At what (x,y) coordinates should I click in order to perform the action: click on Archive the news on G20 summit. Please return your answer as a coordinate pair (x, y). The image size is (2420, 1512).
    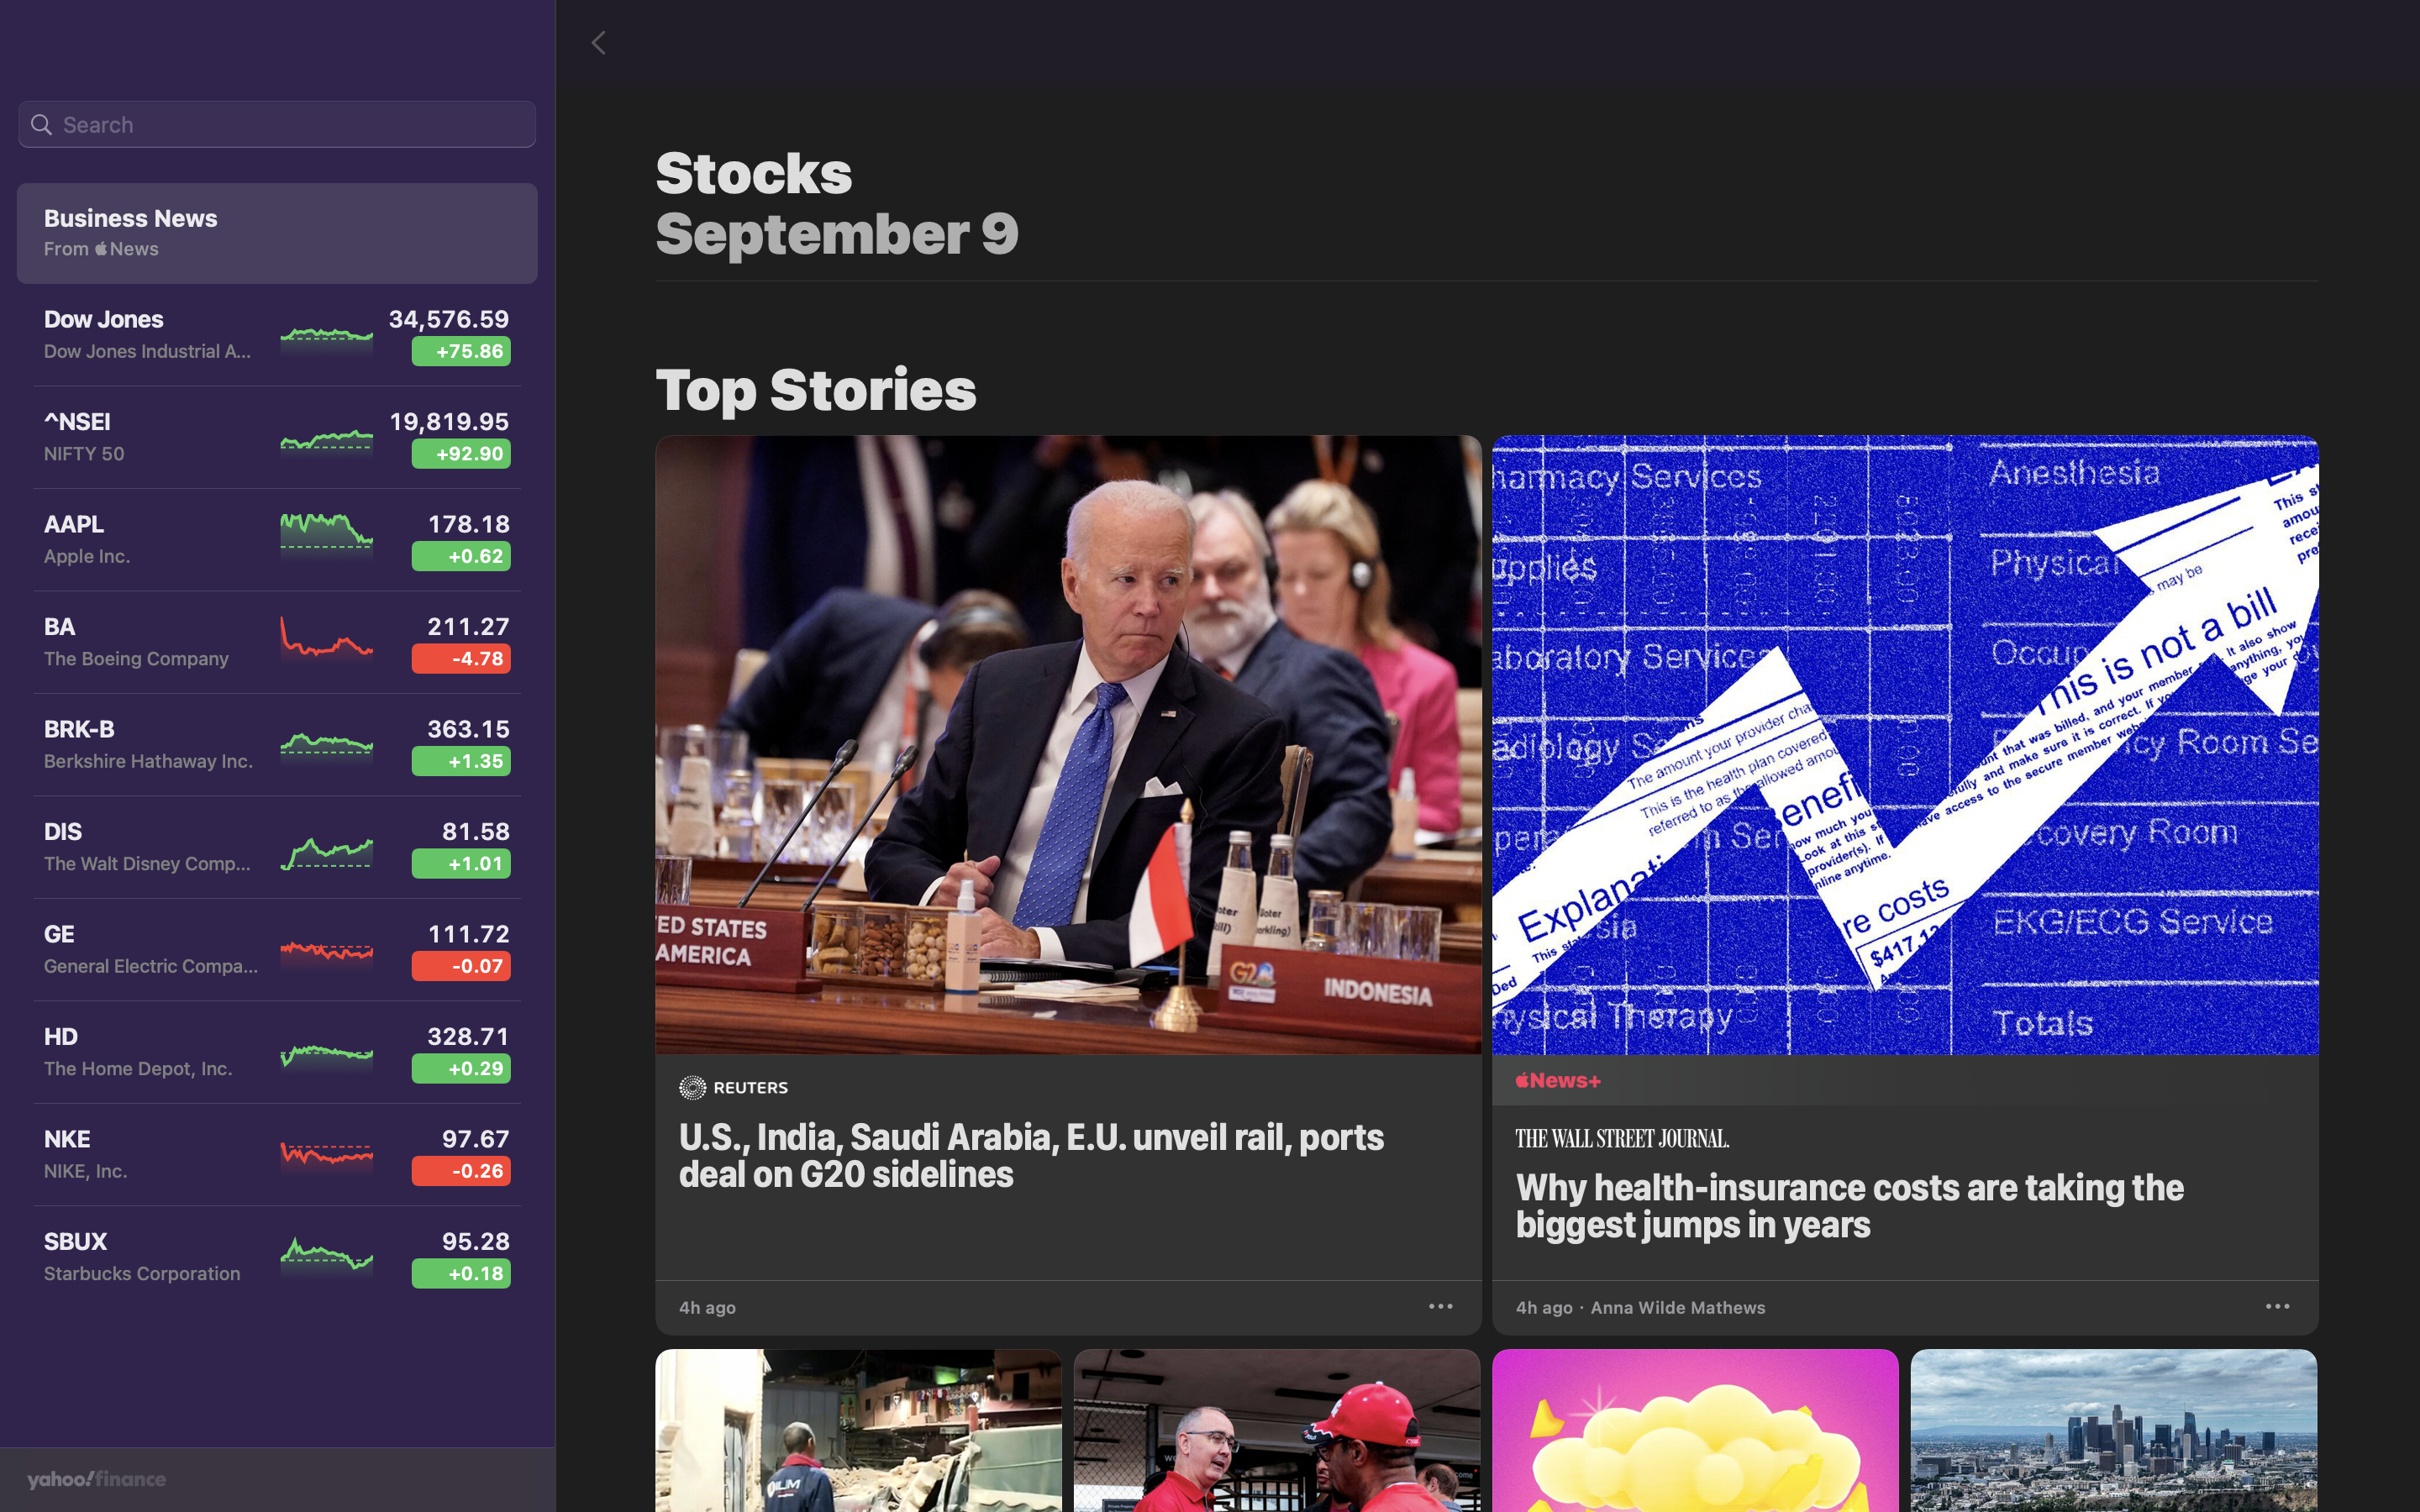
    Looking at the image, I should click on (1443, 1303).